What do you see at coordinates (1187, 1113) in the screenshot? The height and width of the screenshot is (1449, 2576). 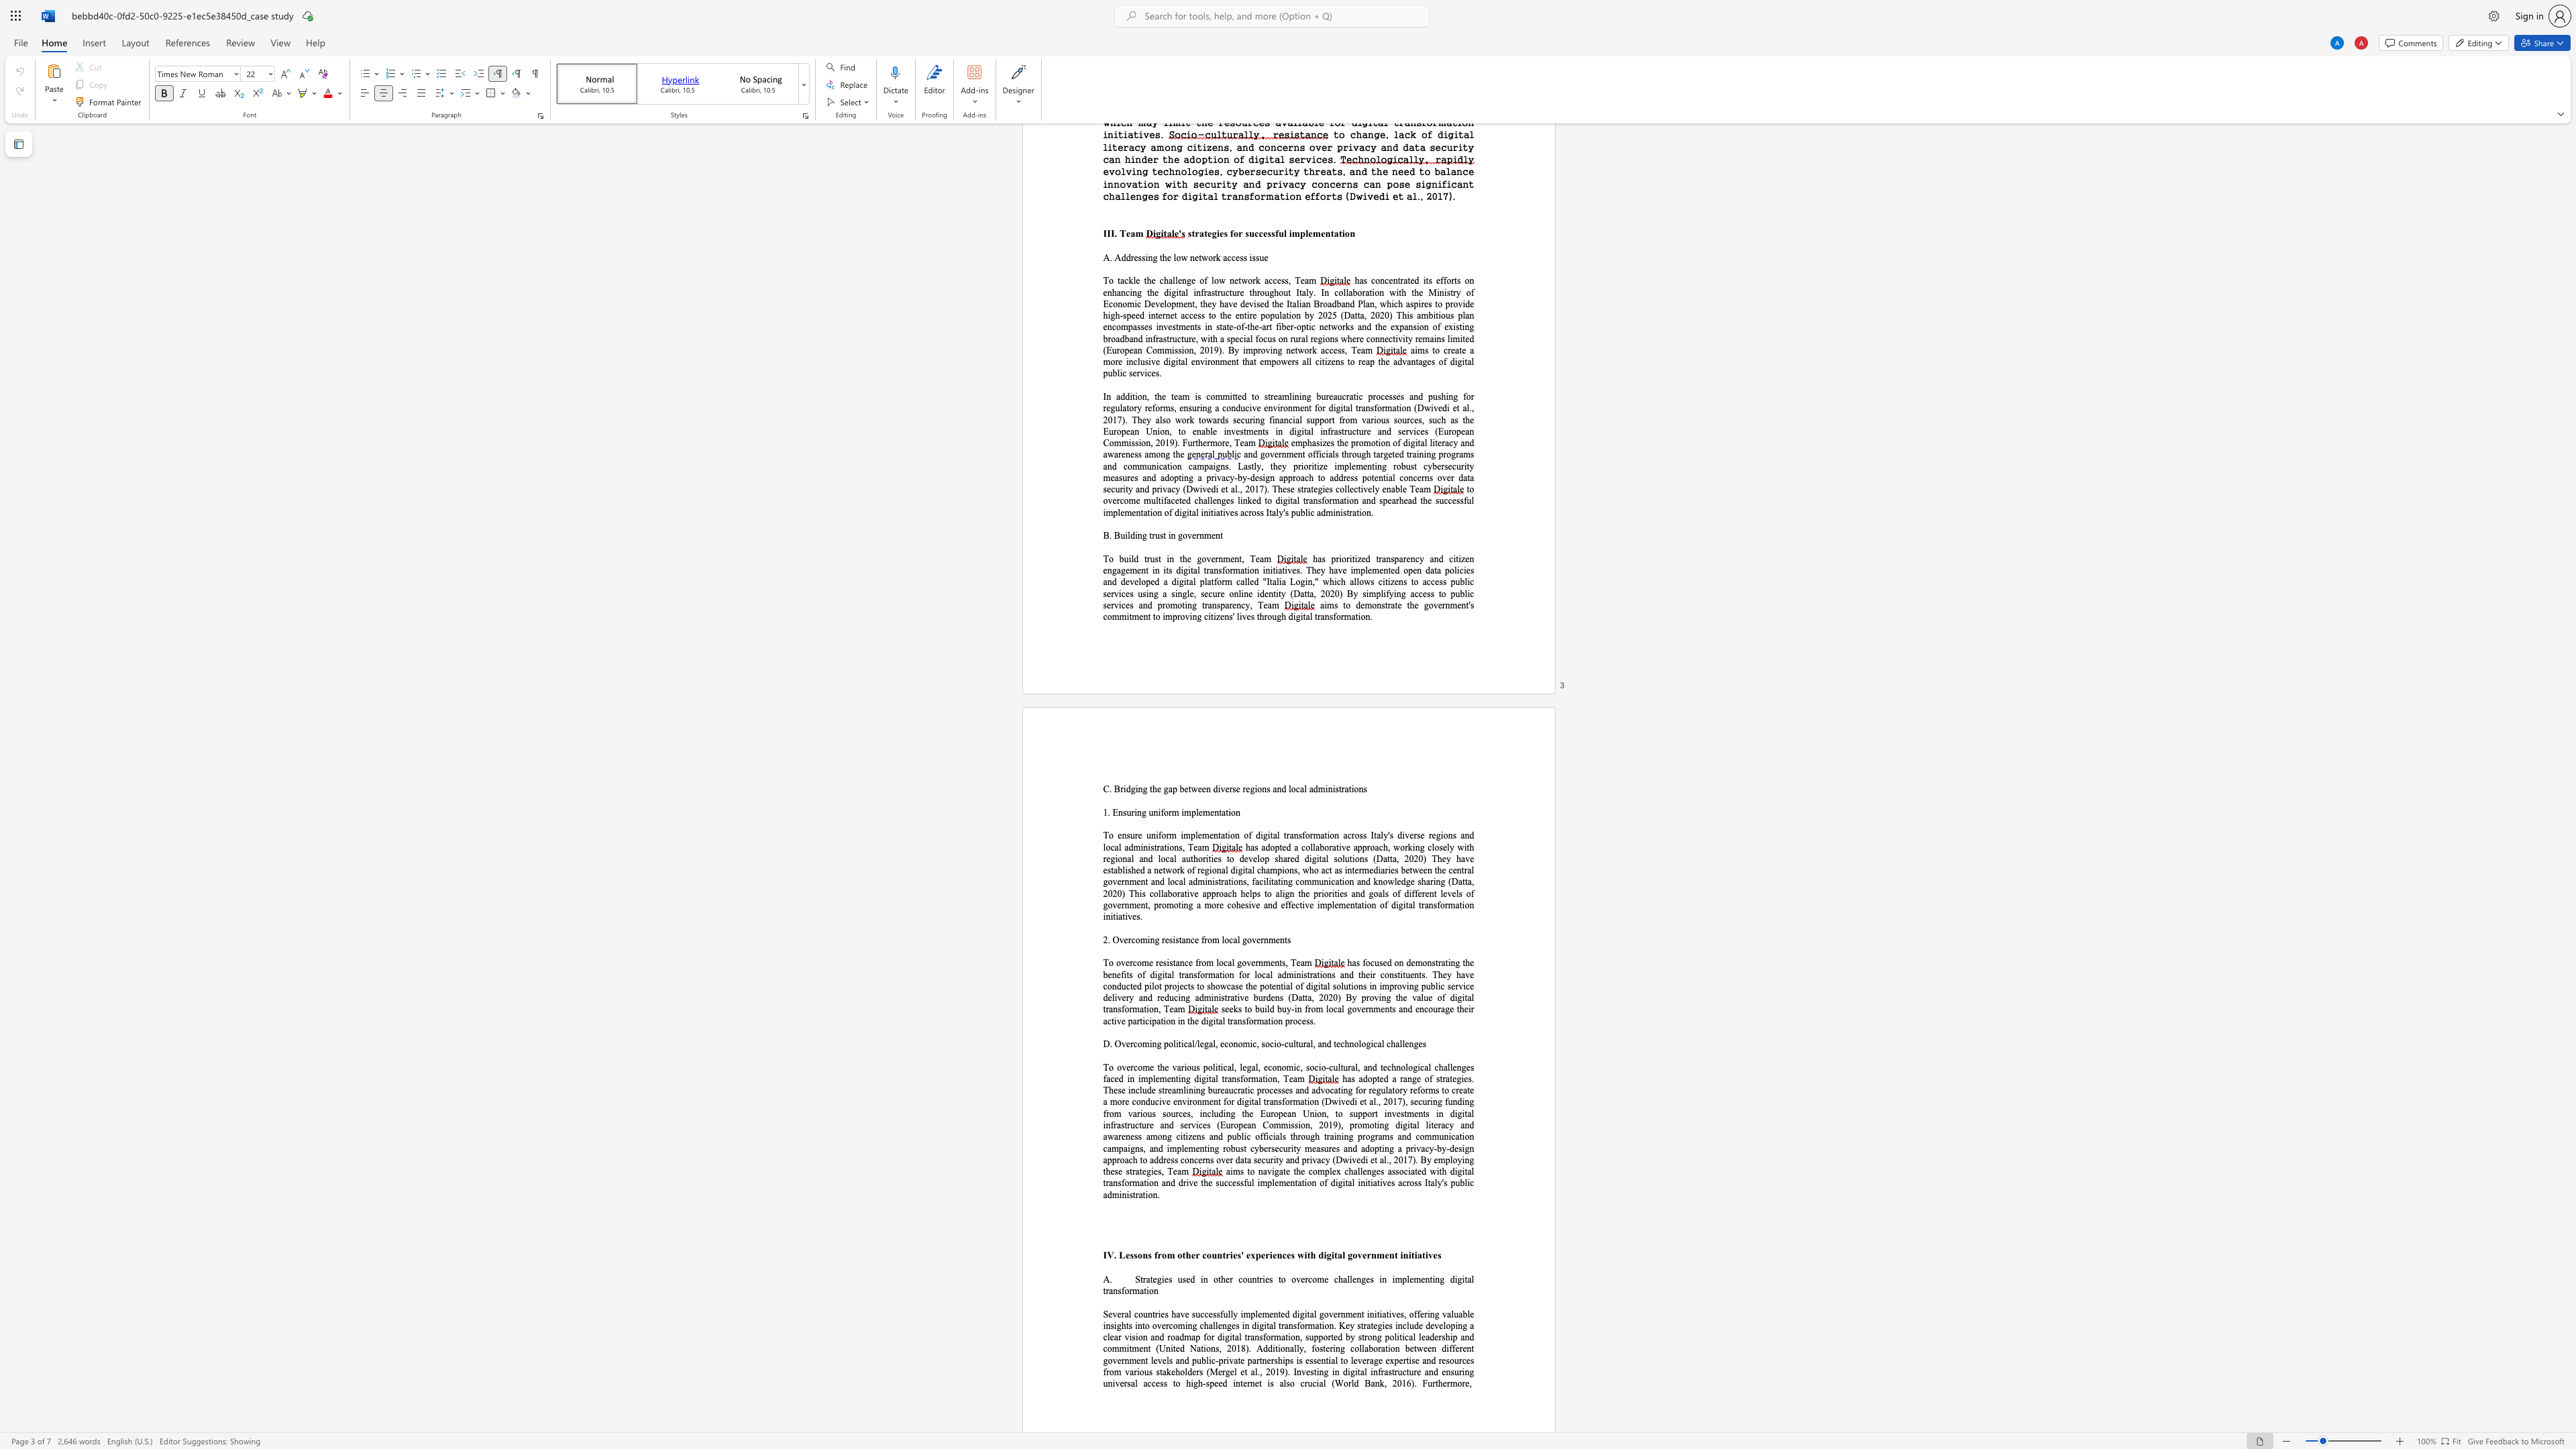 I see `the subset text "s, inclu" within the text "has adopted a range of strategies. These include streamlining bureaucratic processes and advocating for regulatory reforms to create a more conducive environment for digital transformation (Dwivedi et al., 2017), securing funding from various sources, including the European Union, to support investments in digital infrastructure and services (European C"` at bounding box center [1187, 1113].